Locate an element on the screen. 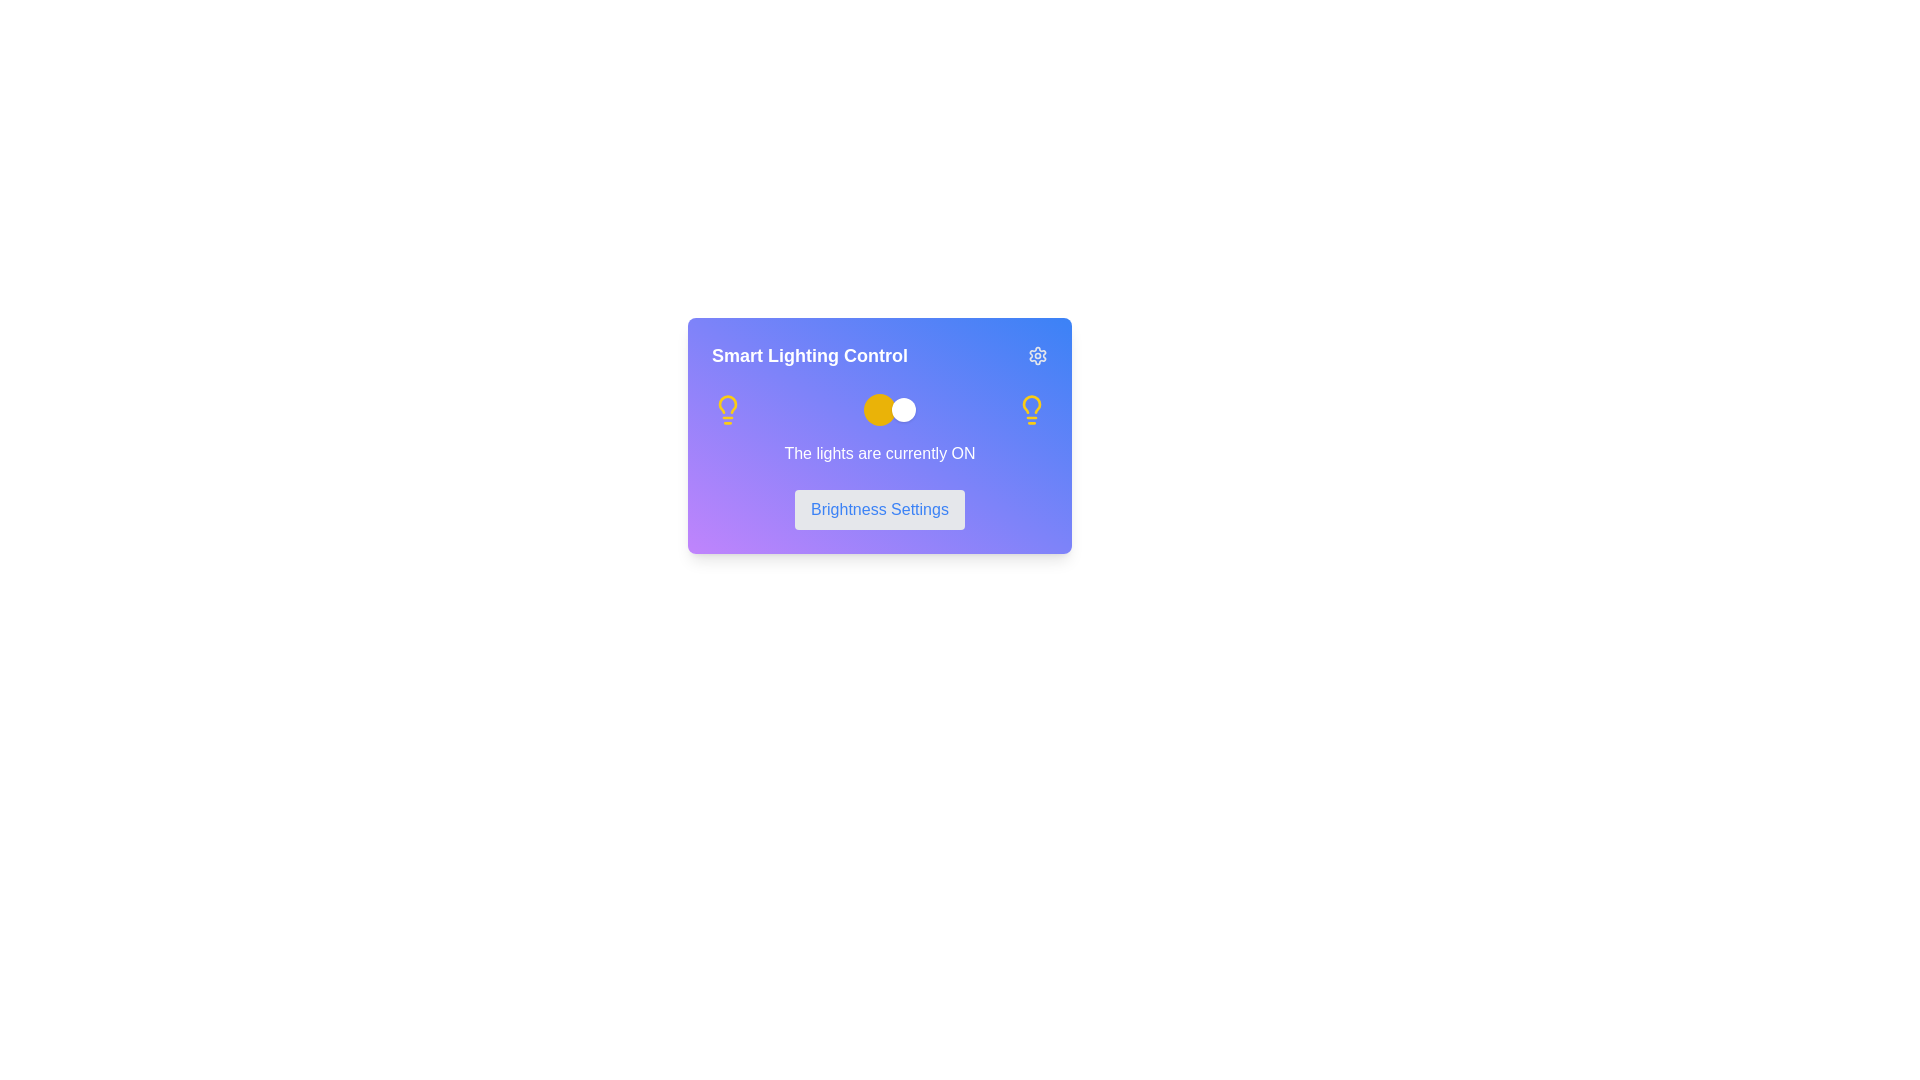 This screenshot has height=1080, width=1920. the gear icon located in the top-right corner of the 'Smart Lighting Control' interface is located at coordinates (1037, 354).